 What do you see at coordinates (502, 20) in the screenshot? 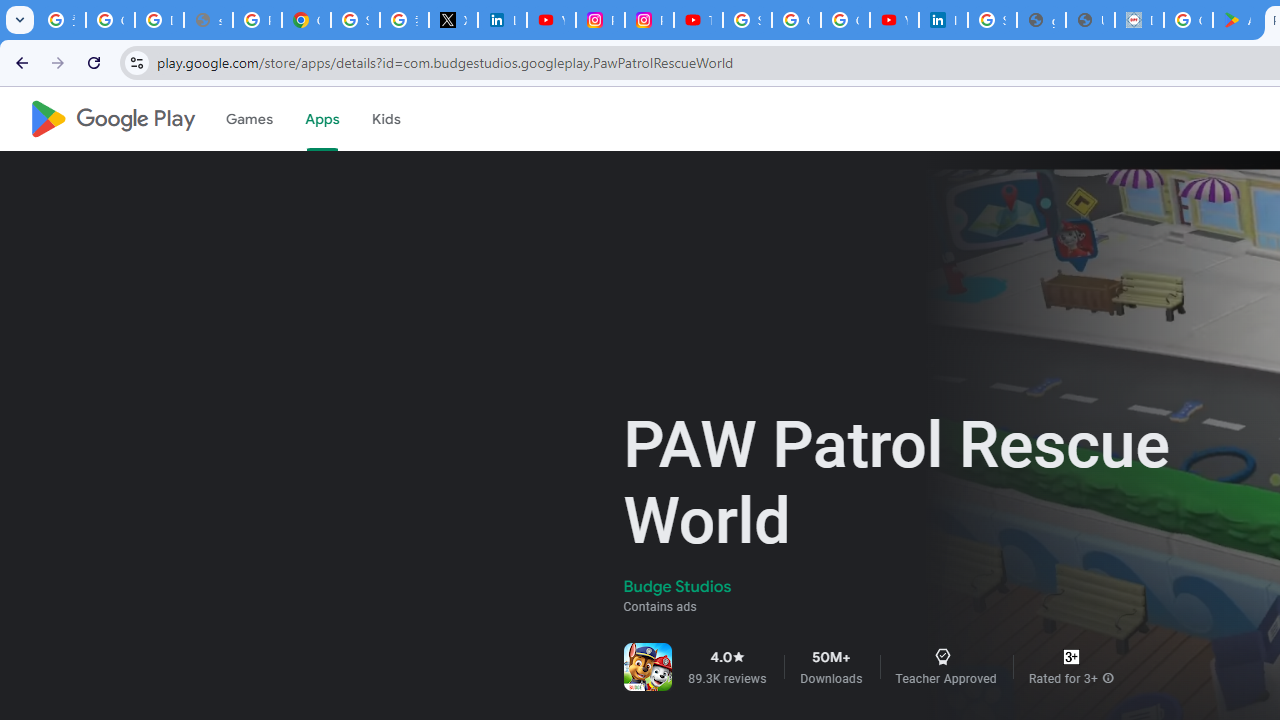
I see `'LinkedIn Privacy Policy'` at bounding box center [502, 20].